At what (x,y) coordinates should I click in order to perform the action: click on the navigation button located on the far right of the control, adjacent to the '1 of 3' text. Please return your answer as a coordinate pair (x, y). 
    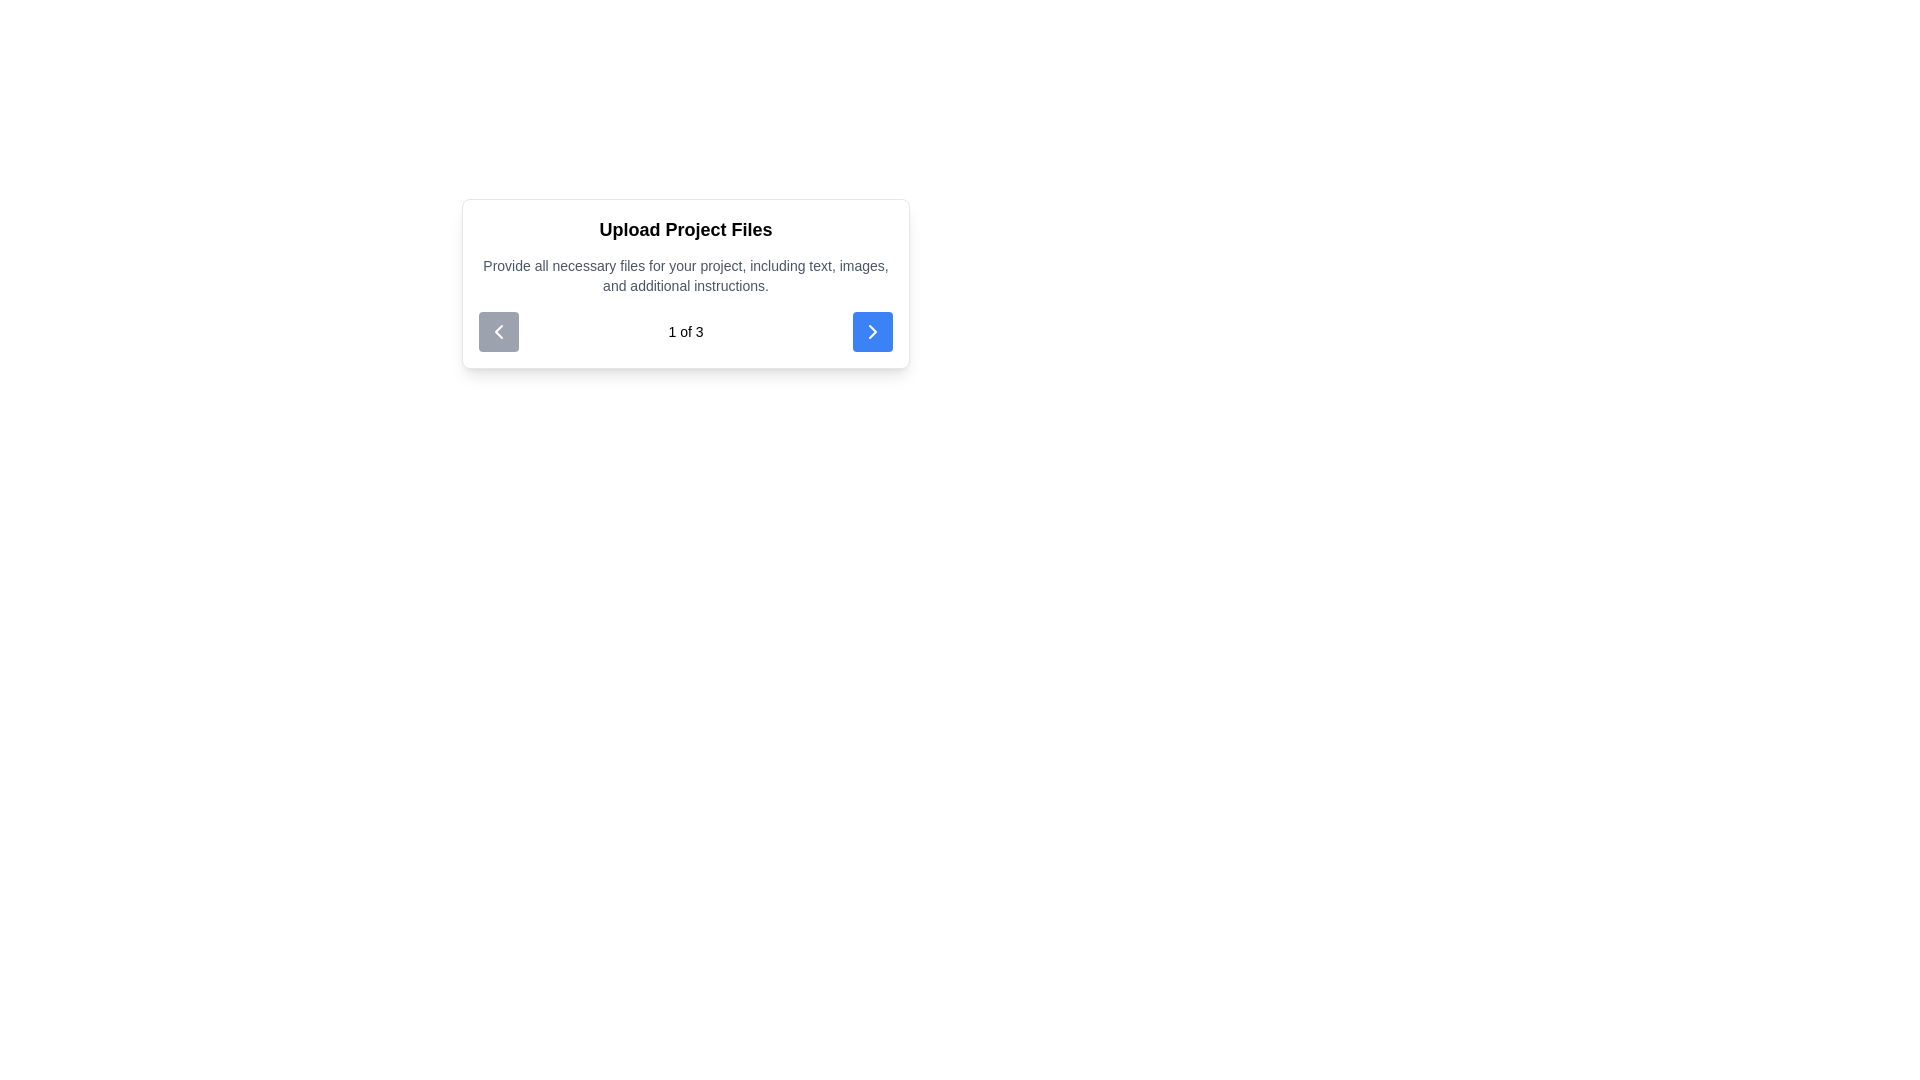
    Looking at the image, I should click on (873, 330).